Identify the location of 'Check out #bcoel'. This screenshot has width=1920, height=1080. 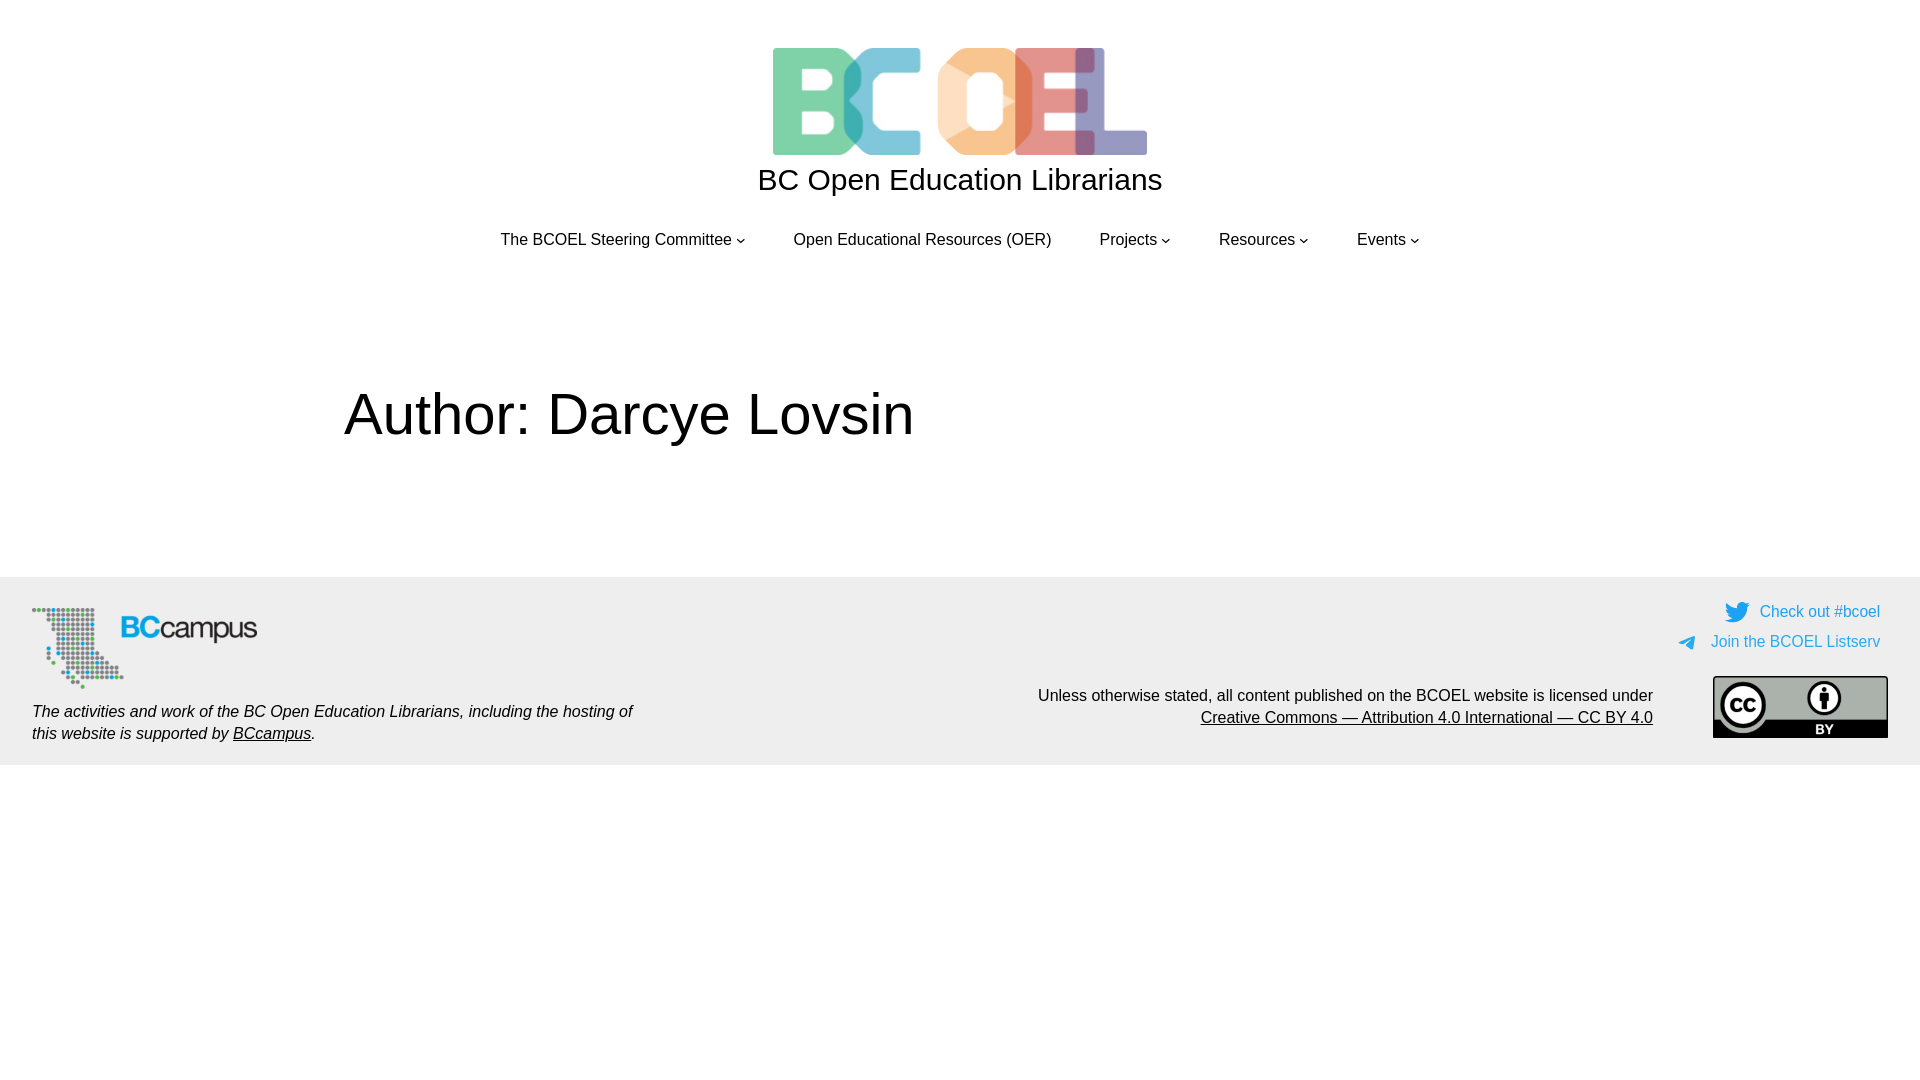
(1804, 611).